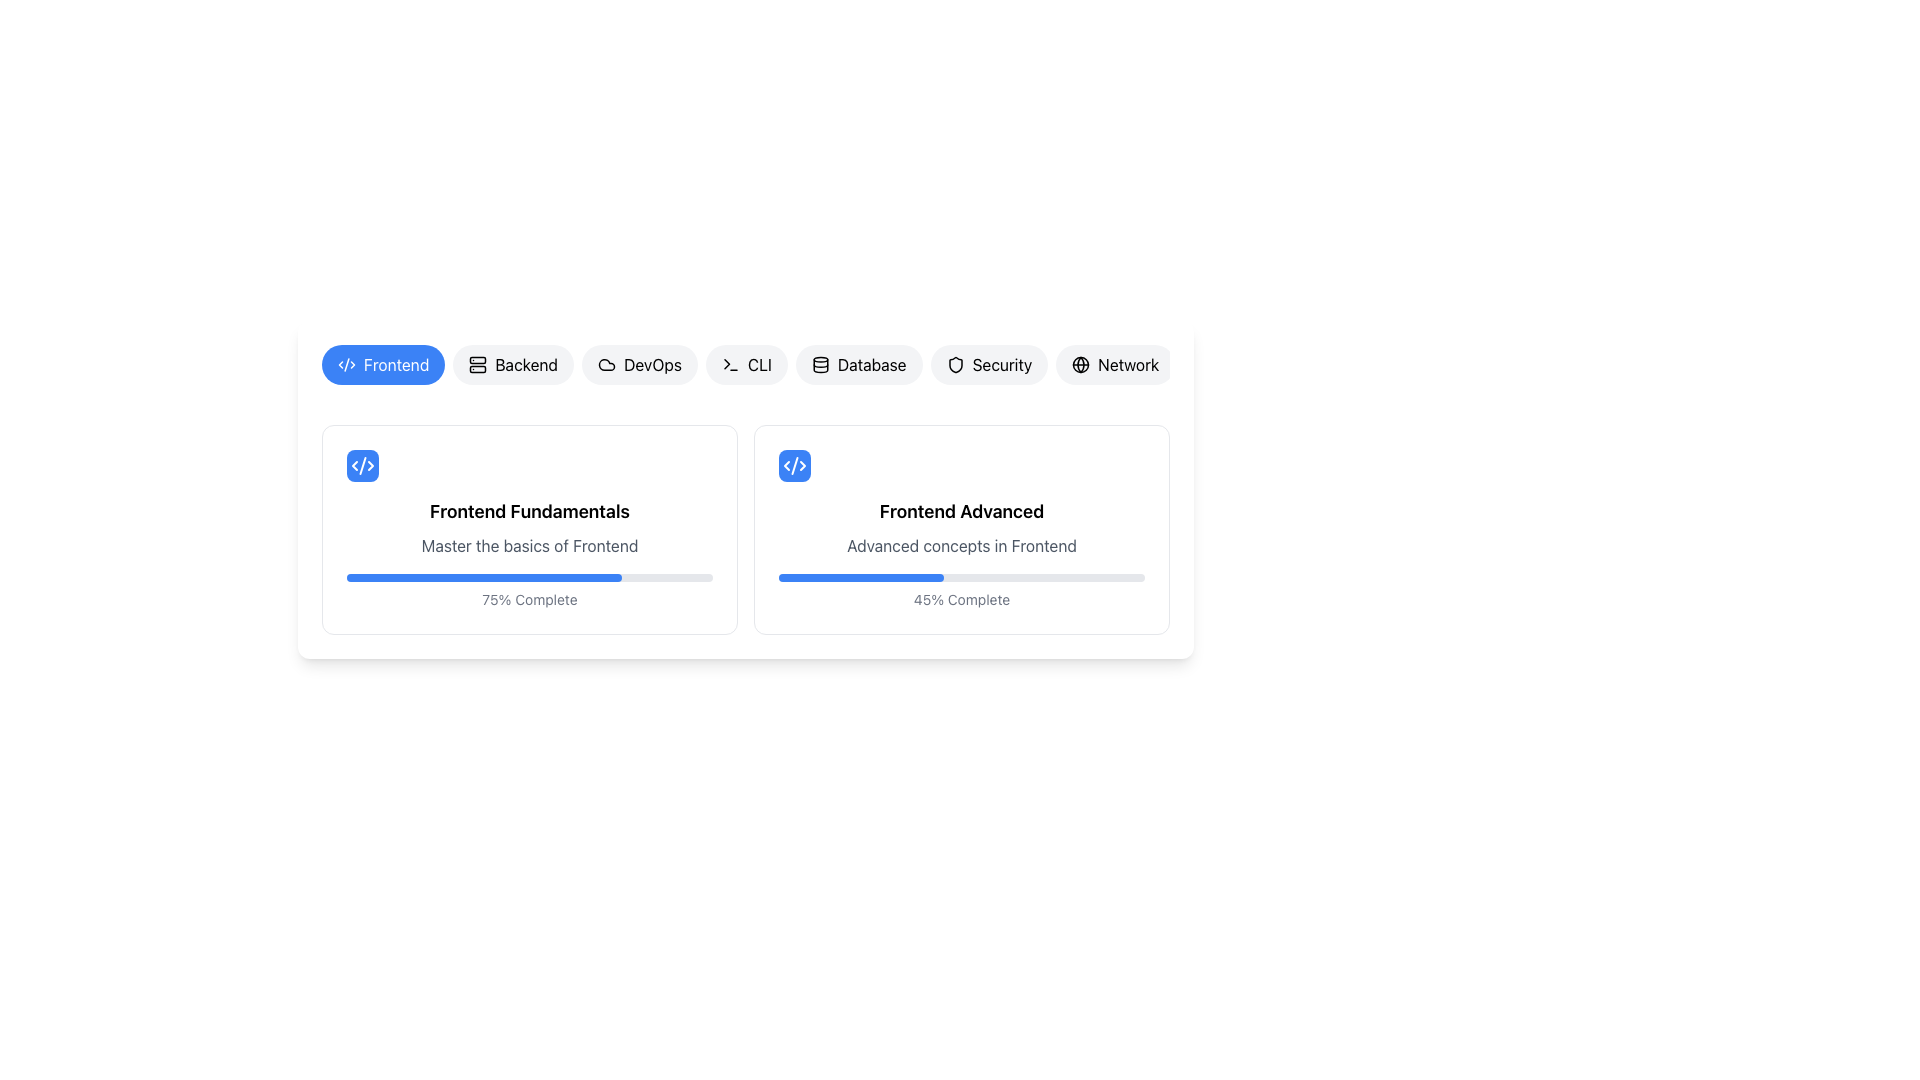  I want to click on the text label within the navigation button that guides users to the database section, positioned fifth in the sequence, between the 'CLI' and 'Security' buttons, so click(872, 365).